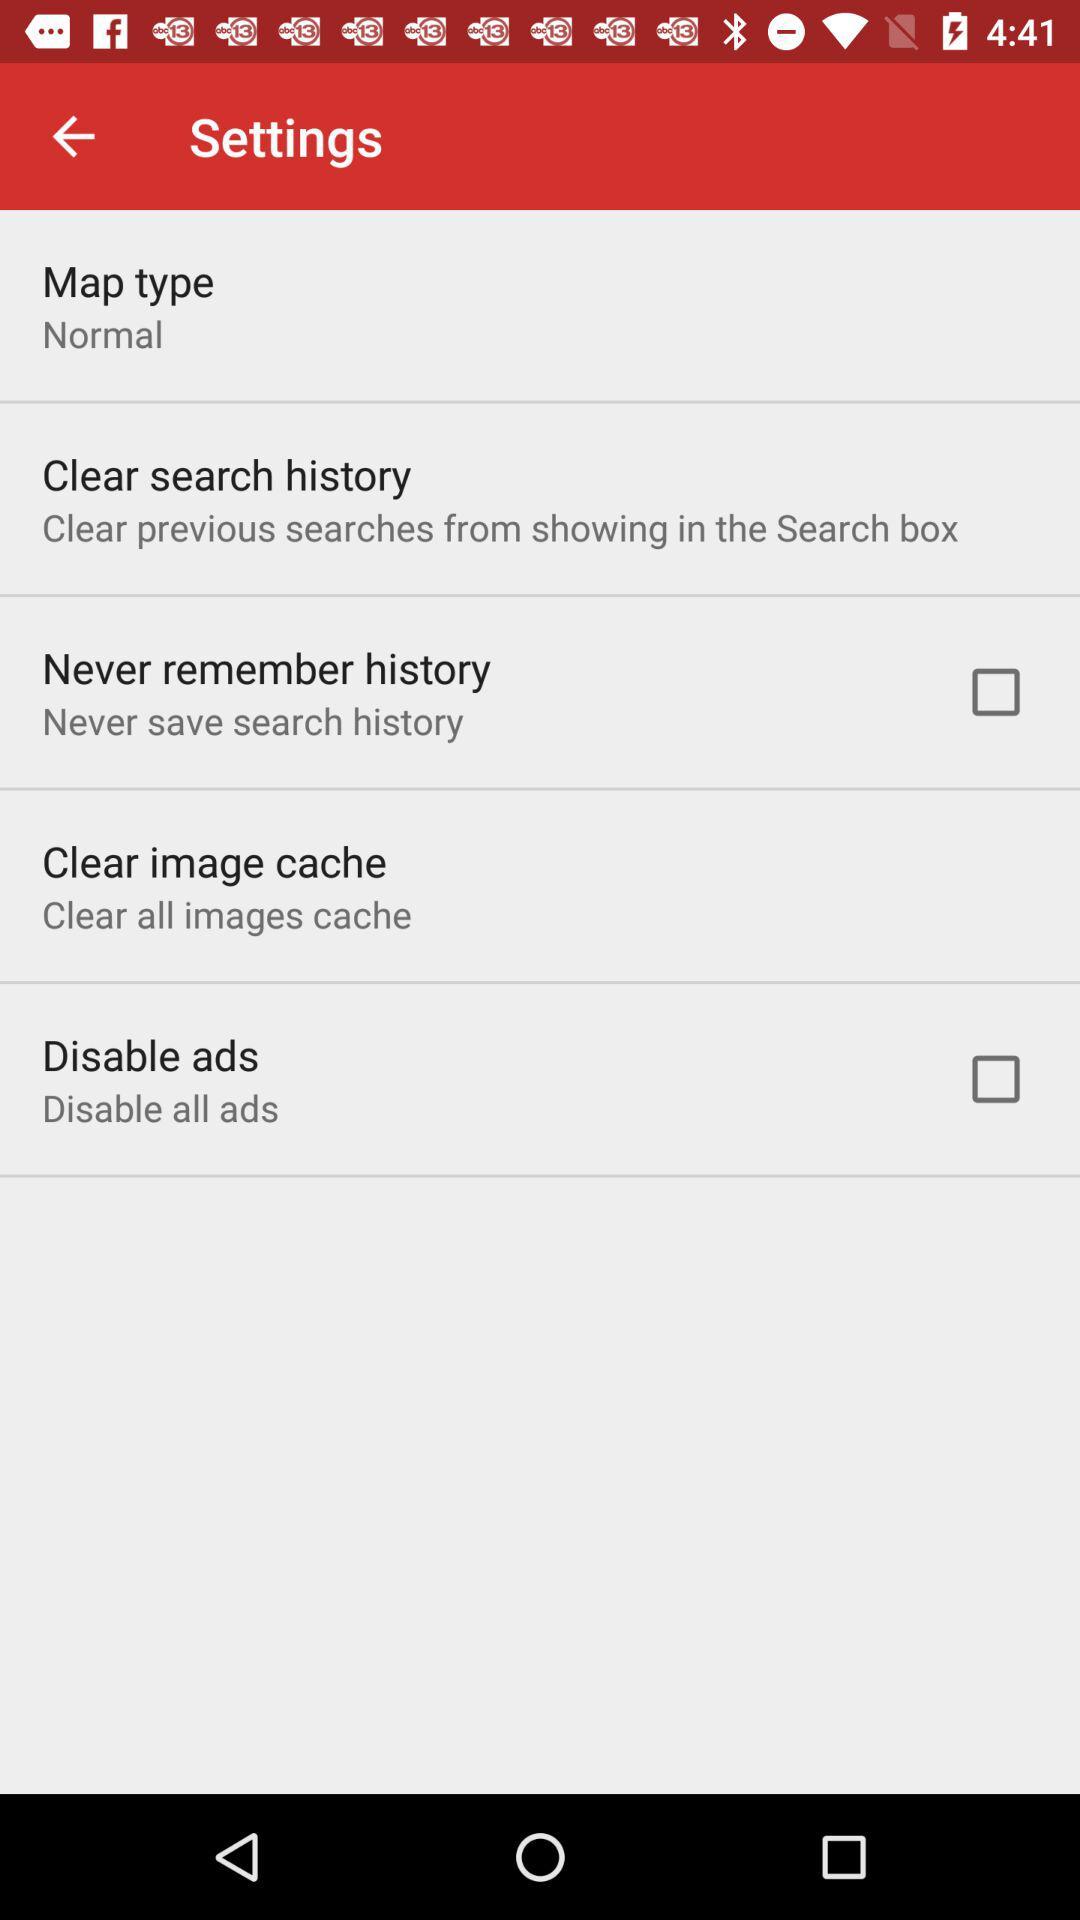 The width and height of the screenshot is (1080, 1920). What do you see at coordinates (72, 135) in the screenshot?
I see `the icon to the left of settings item` at bounding box center [72, 135].